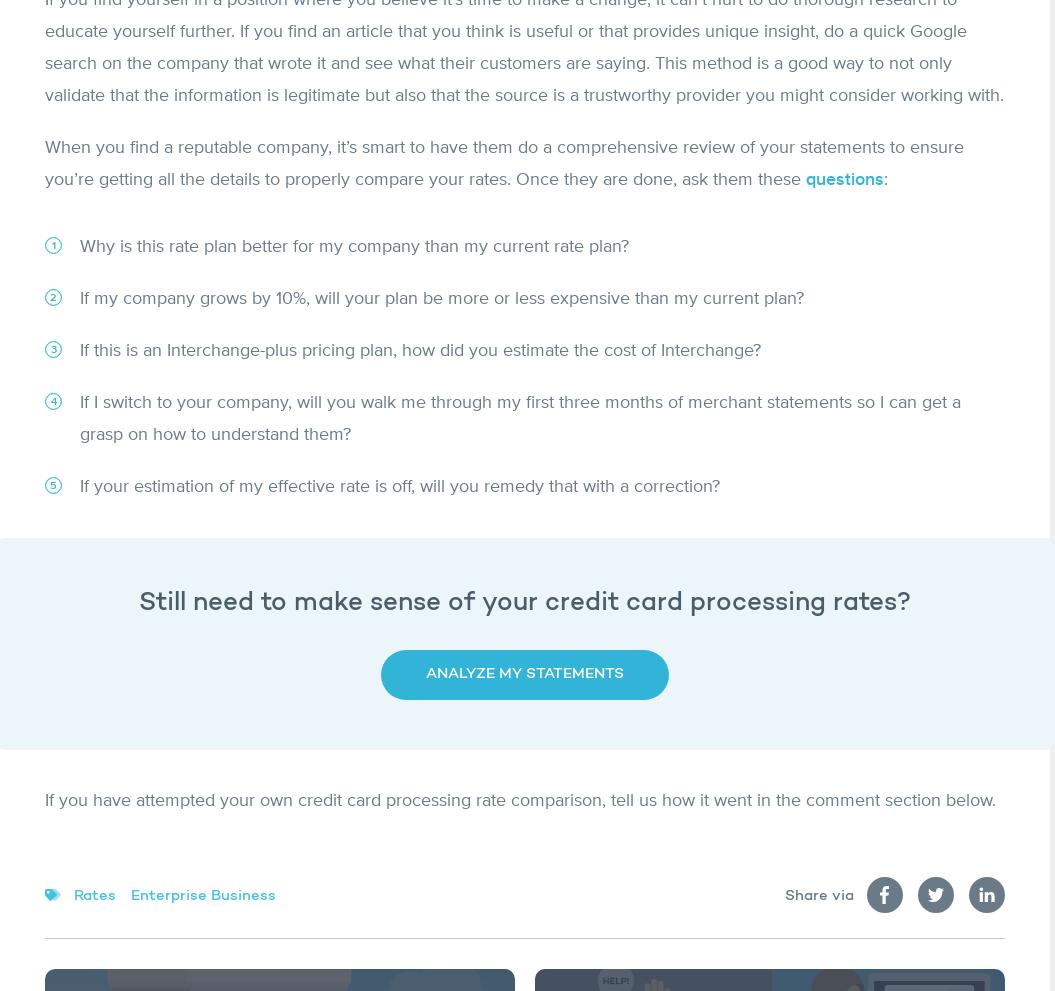 Image resolution: width=1055 pixels, height=991 pixels. What do you see at coordinates (884, 178) in the screenshot?
I see `':'` at bounding box center [884, 178].